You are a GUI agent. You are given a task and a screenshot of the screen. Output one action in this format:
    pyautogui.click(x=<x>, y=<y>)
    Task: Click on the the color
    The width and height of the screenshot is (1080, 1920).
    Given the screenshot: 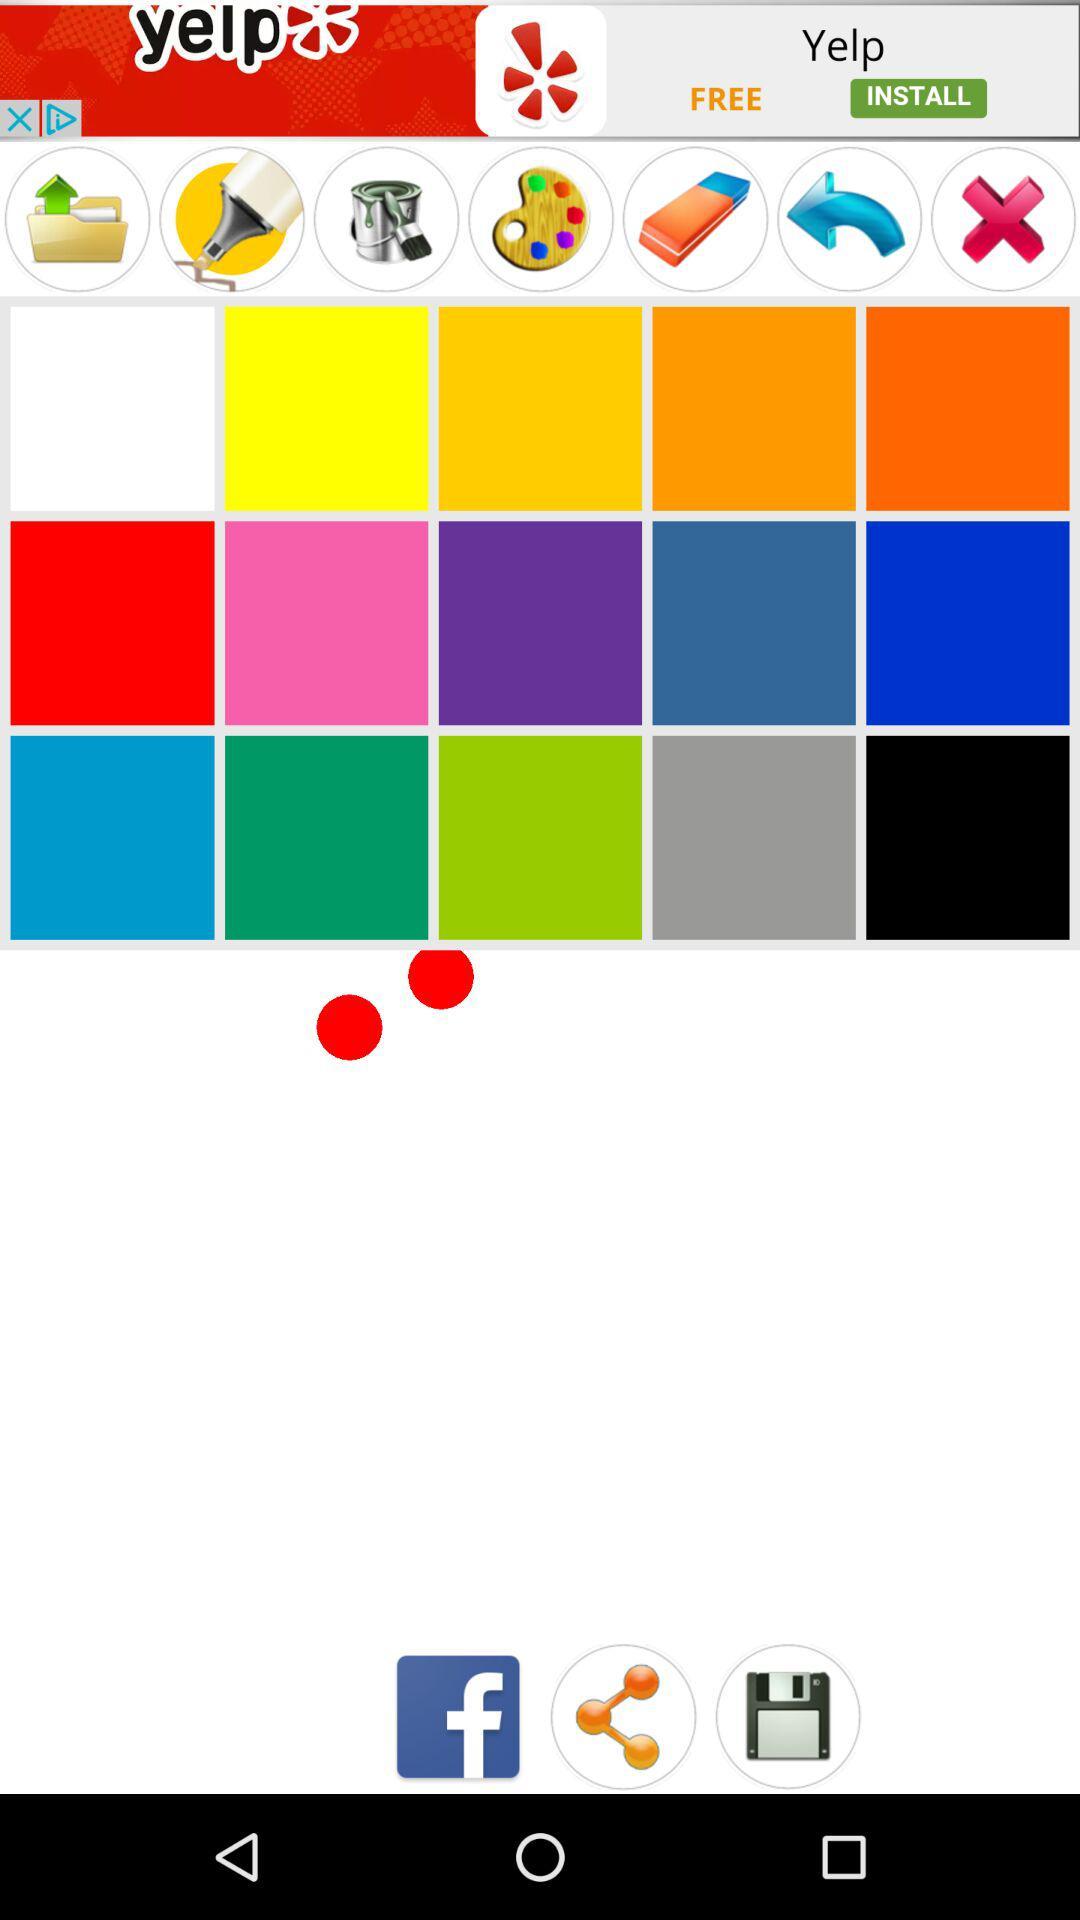 What is the action you would take?
    pyautogui.click(x=112, y=407)
    